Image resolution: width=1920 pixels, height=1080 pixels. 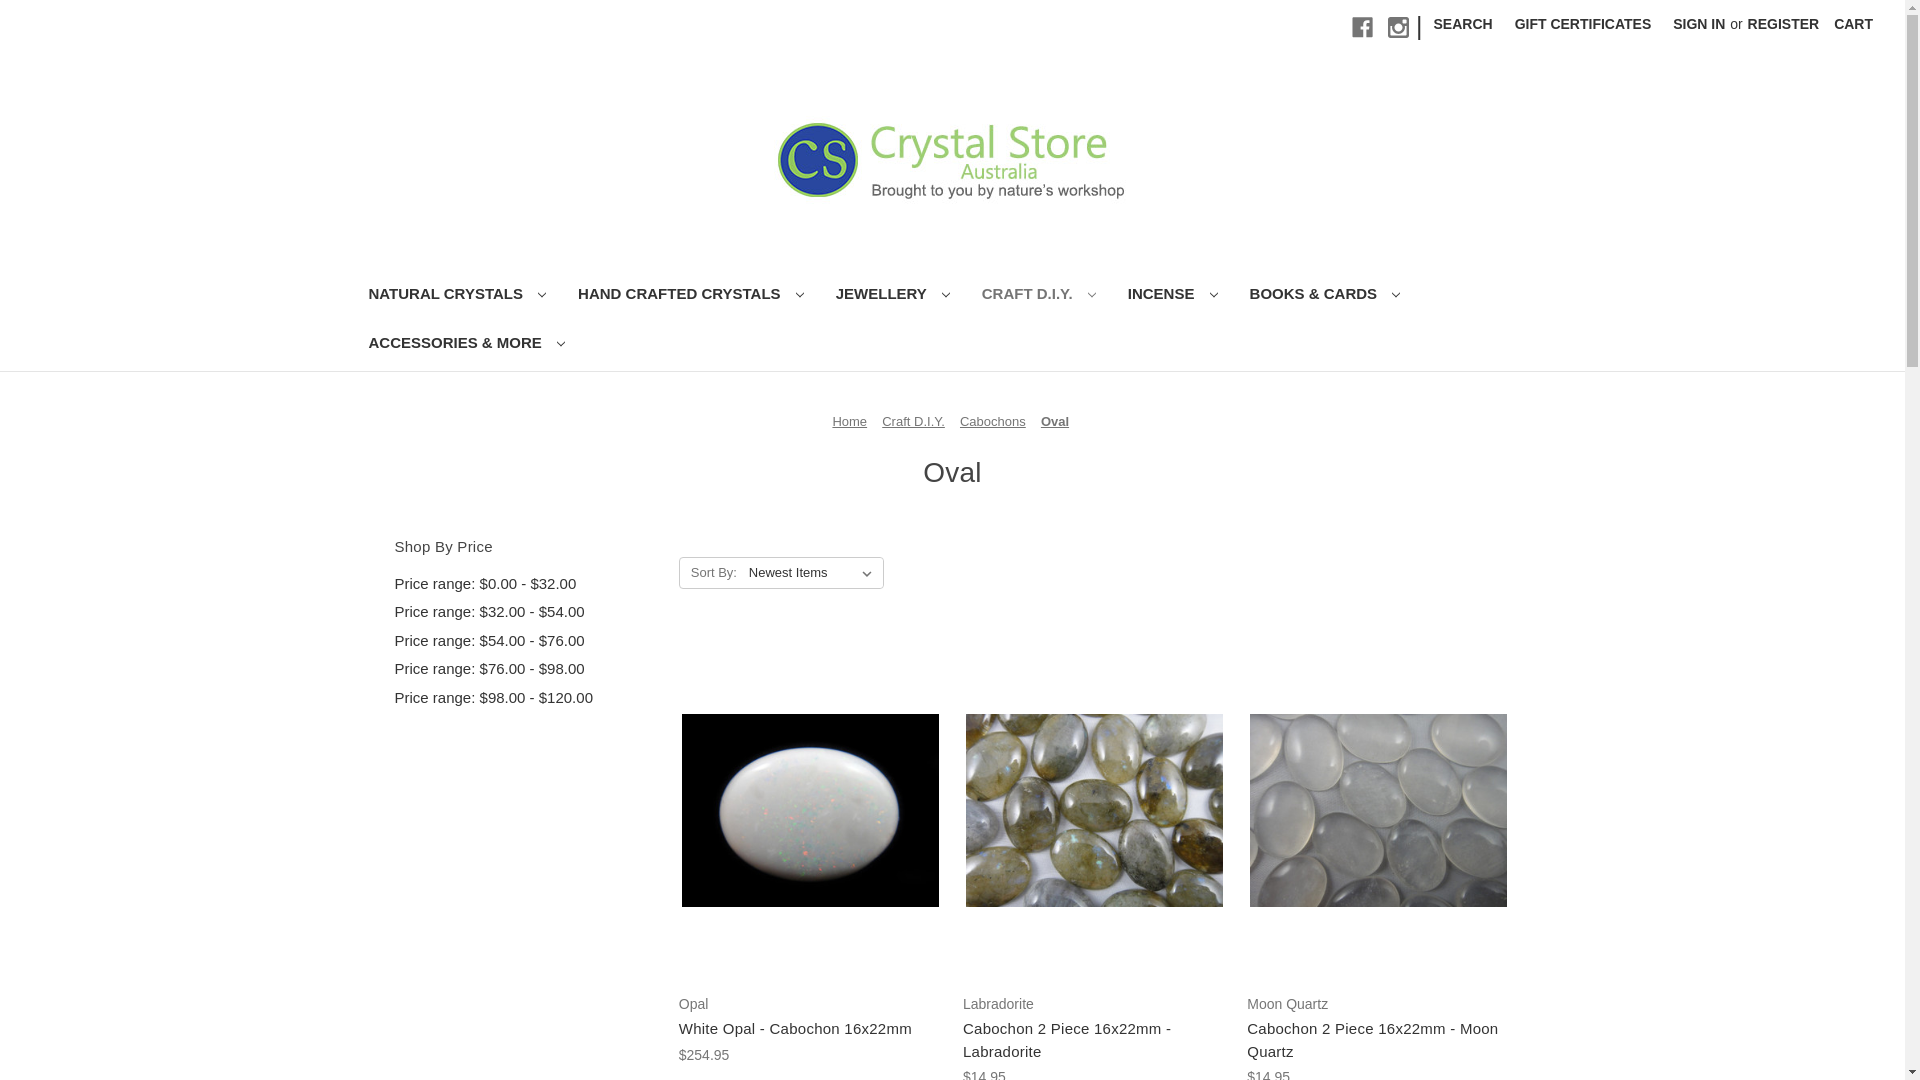 What do you see at coordinates (951, 157) in the screenshot?
I see `'The Crystal Store'` at bounding box center [951, 157].